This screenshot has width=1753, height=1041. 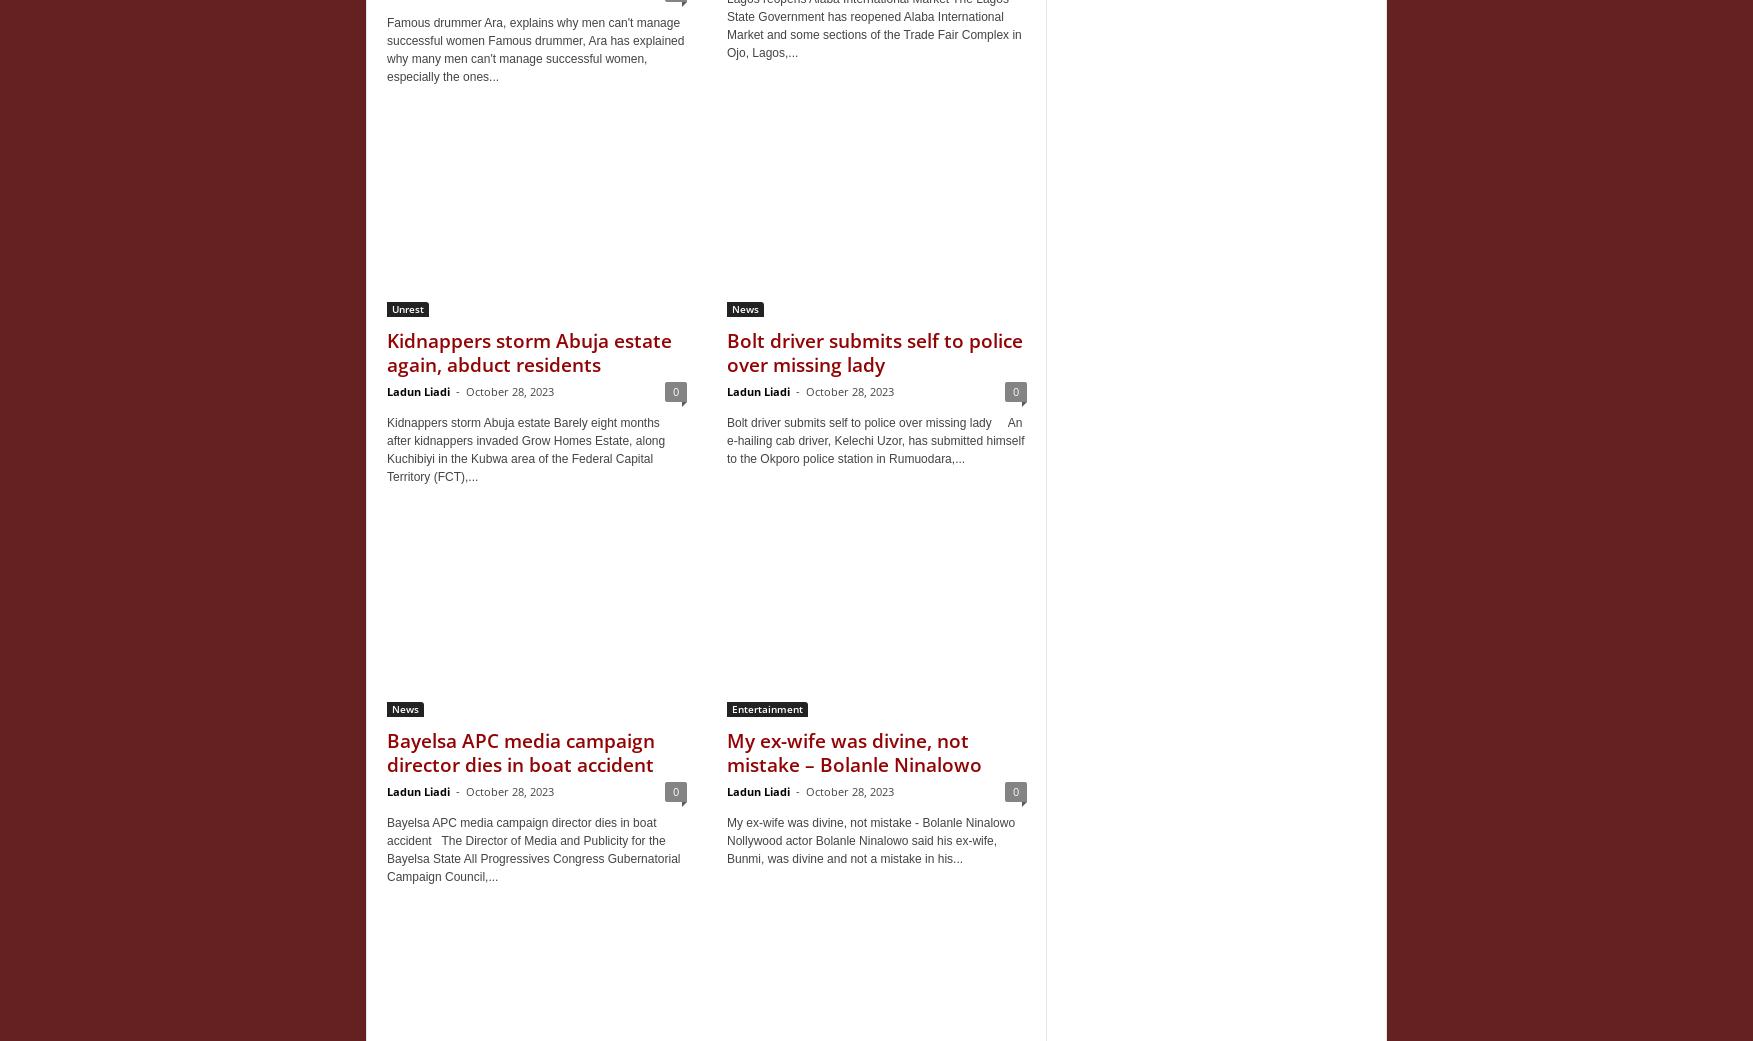 What do you see at coordinates (535, 48) in the screenshot?
I see `'Famous drummer Ara, explains why men can't manage successful women


Famous drummer, Ara has explained why many men can't manage successful women, especially the ones...'` at bounding box center [535, 48].